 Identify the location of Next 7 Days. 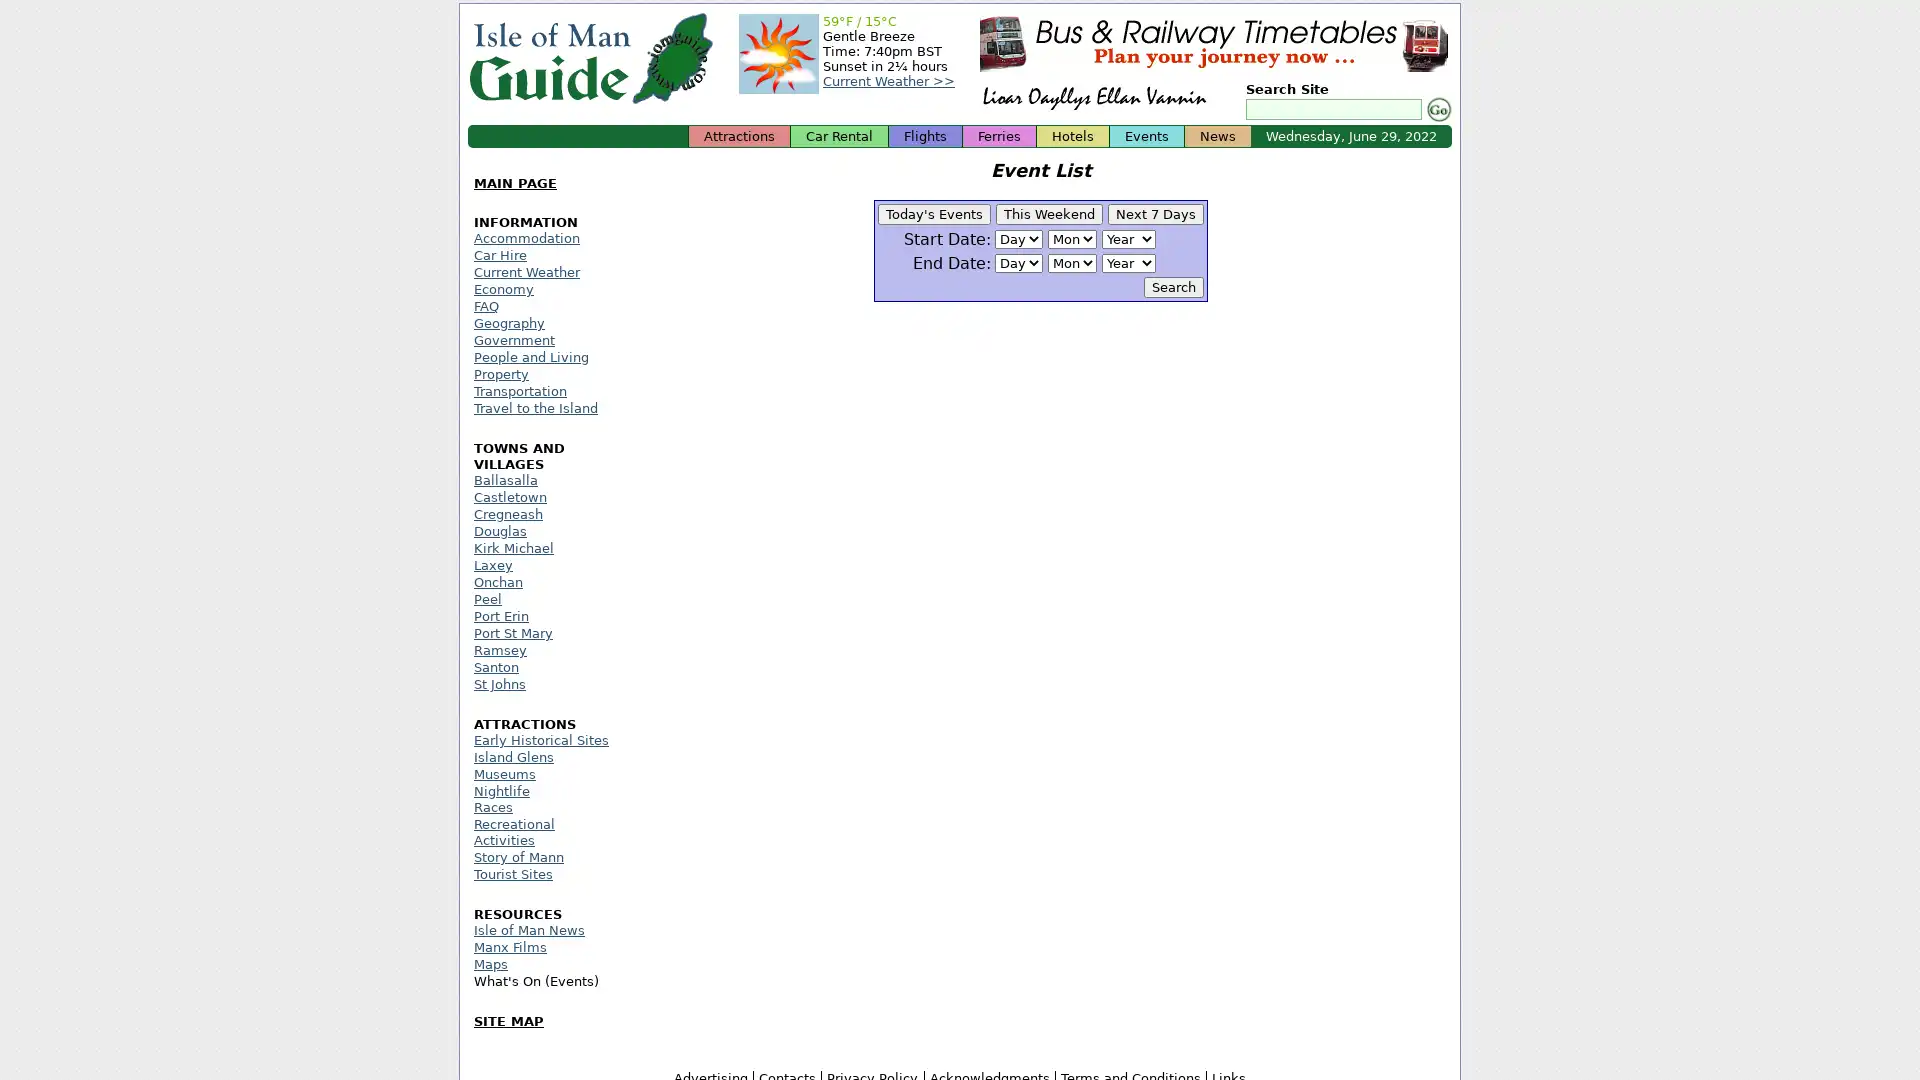
(1156, 214).